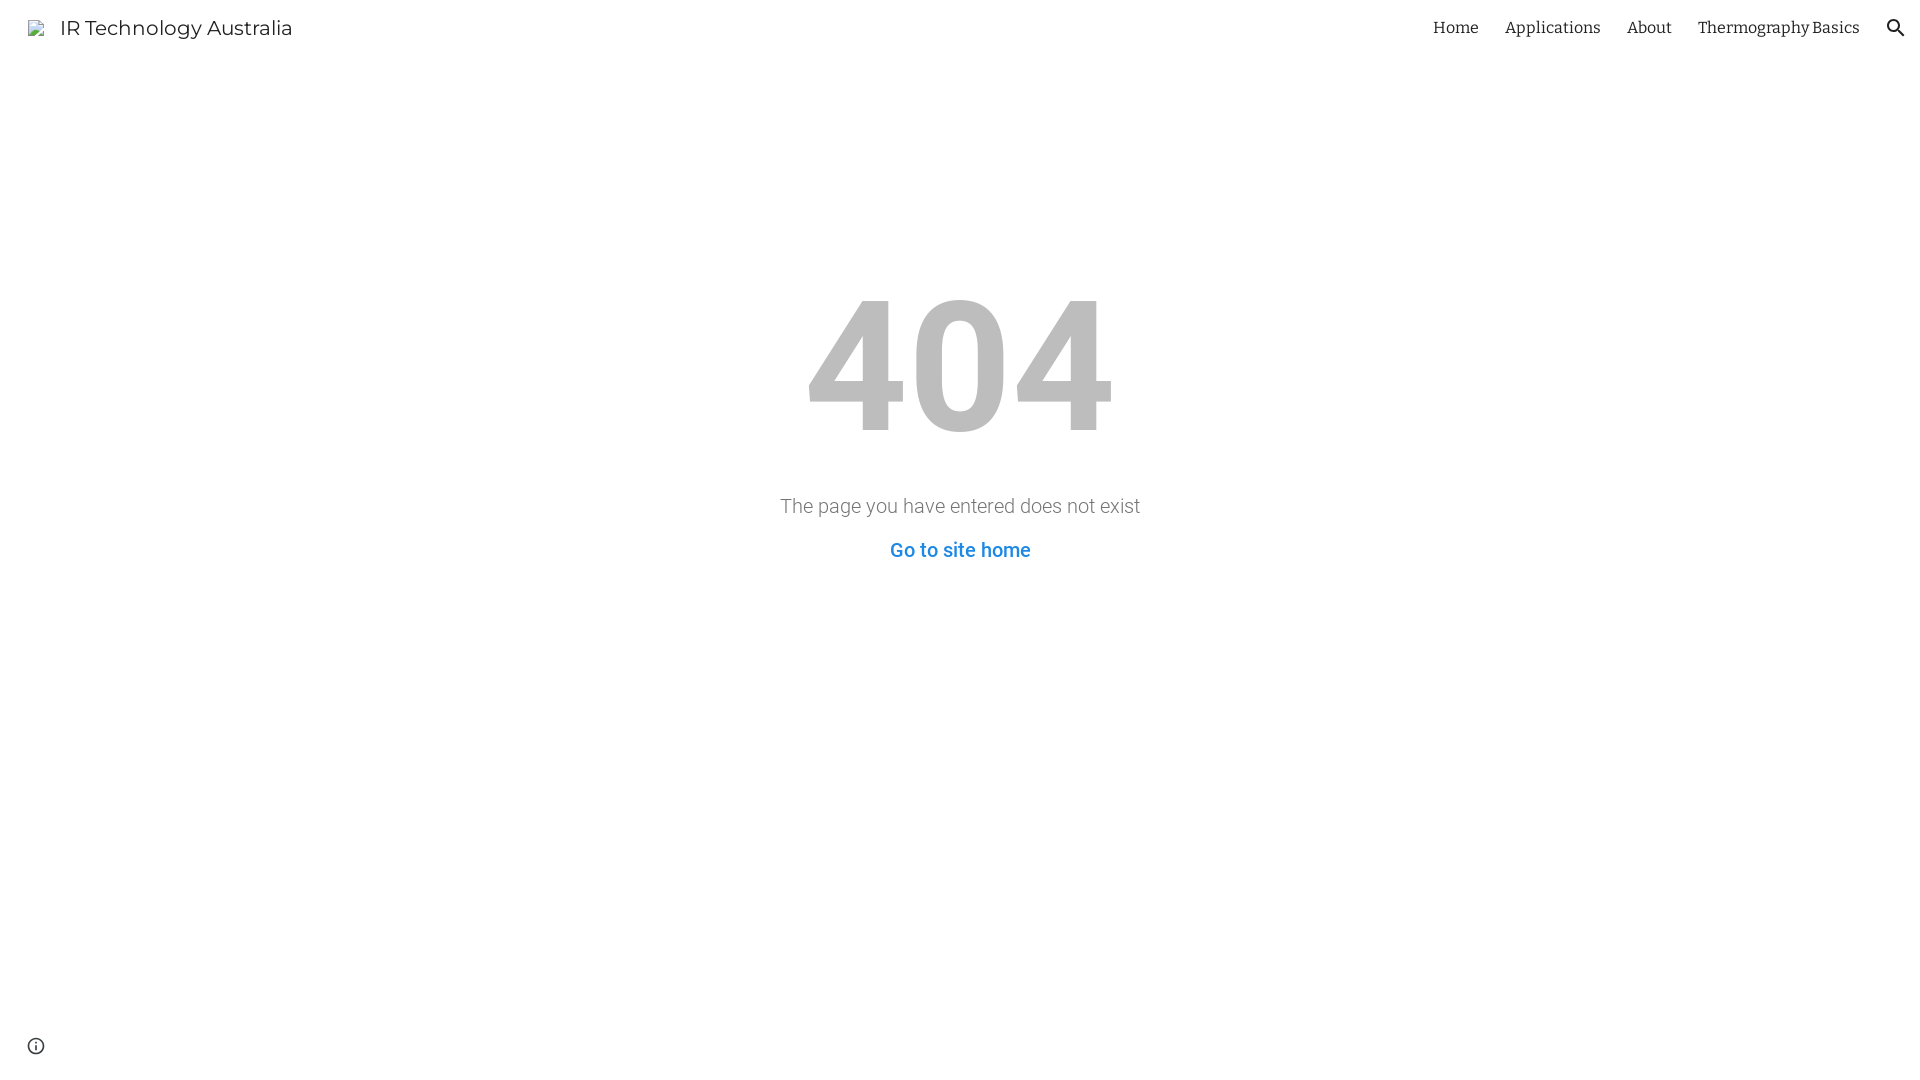 The height and width of the screenshot is (1080, 1920). I want to click on 'About', so click(1627, 27).